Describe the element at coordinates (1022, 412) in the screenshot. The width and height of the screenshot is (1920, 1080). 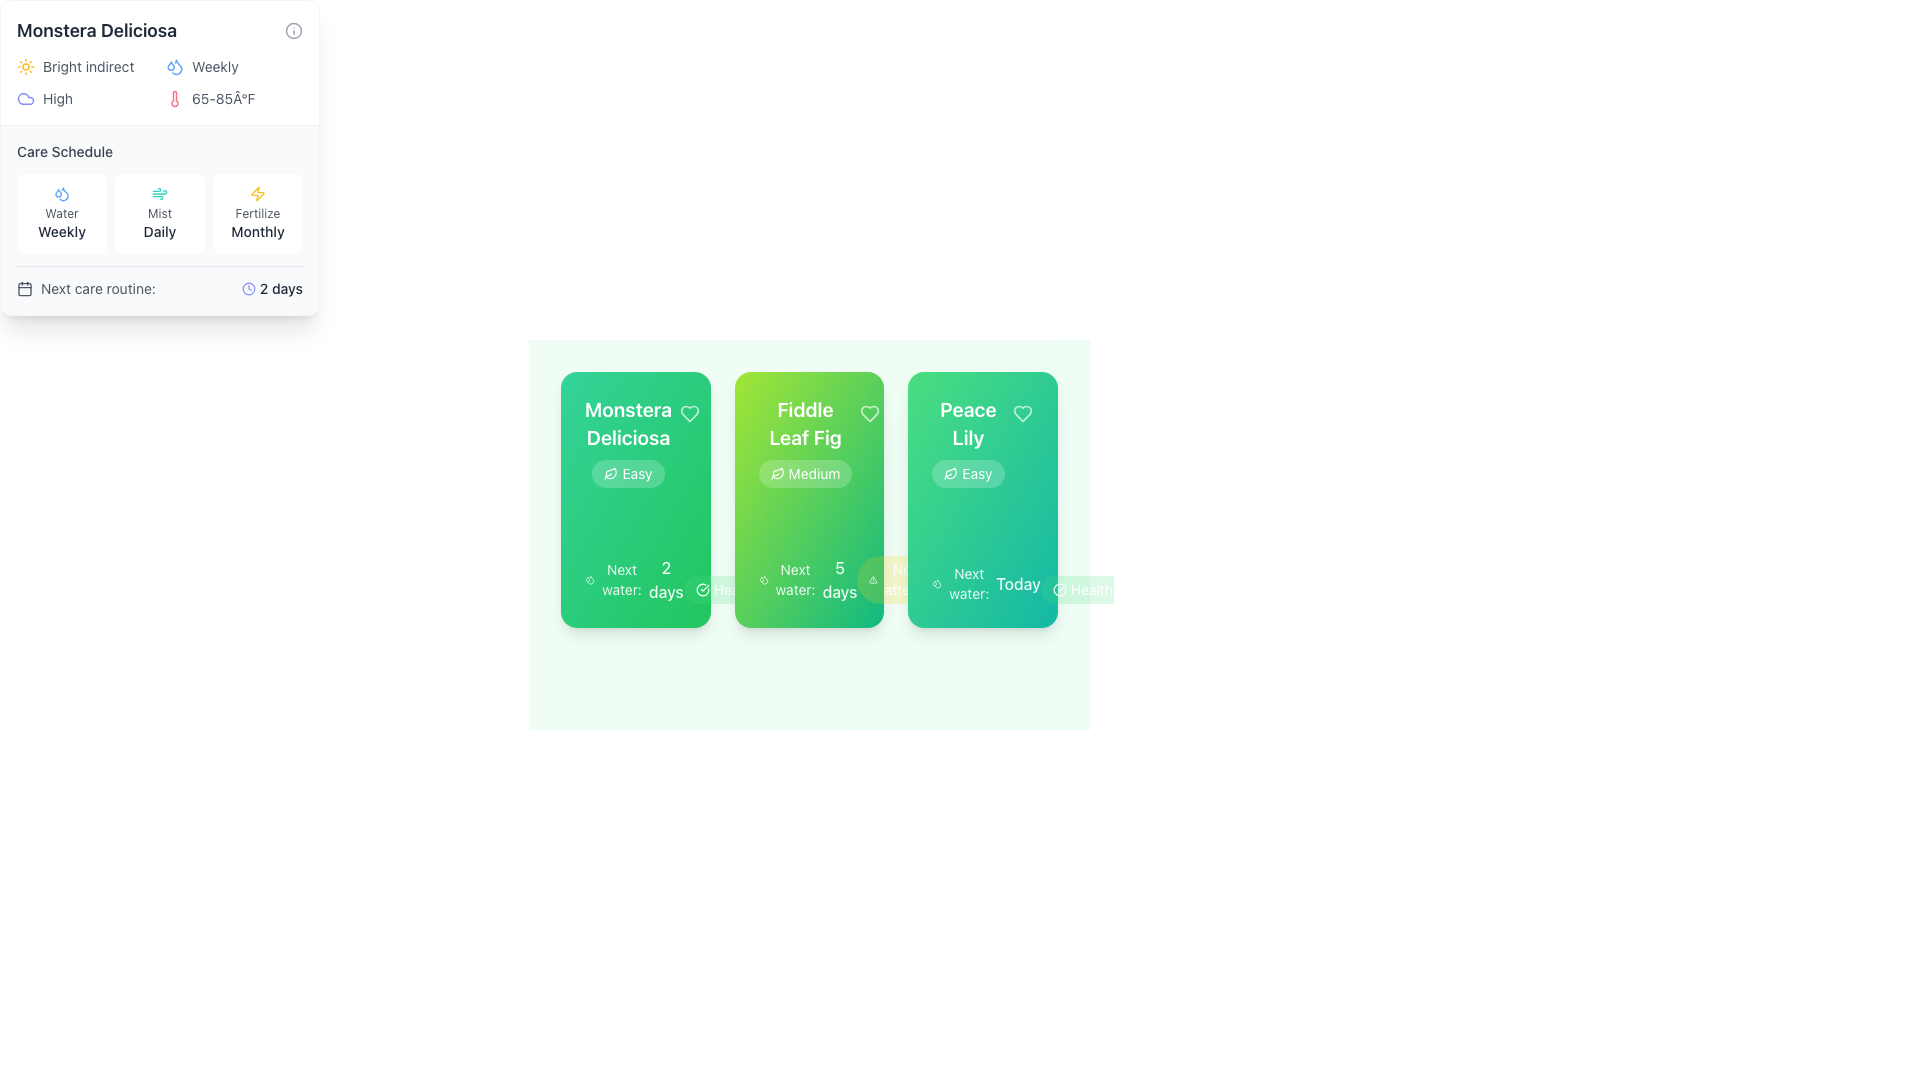
I see `the heart icon located in the top-right corner of the 'Peace Lily' card` at that location.